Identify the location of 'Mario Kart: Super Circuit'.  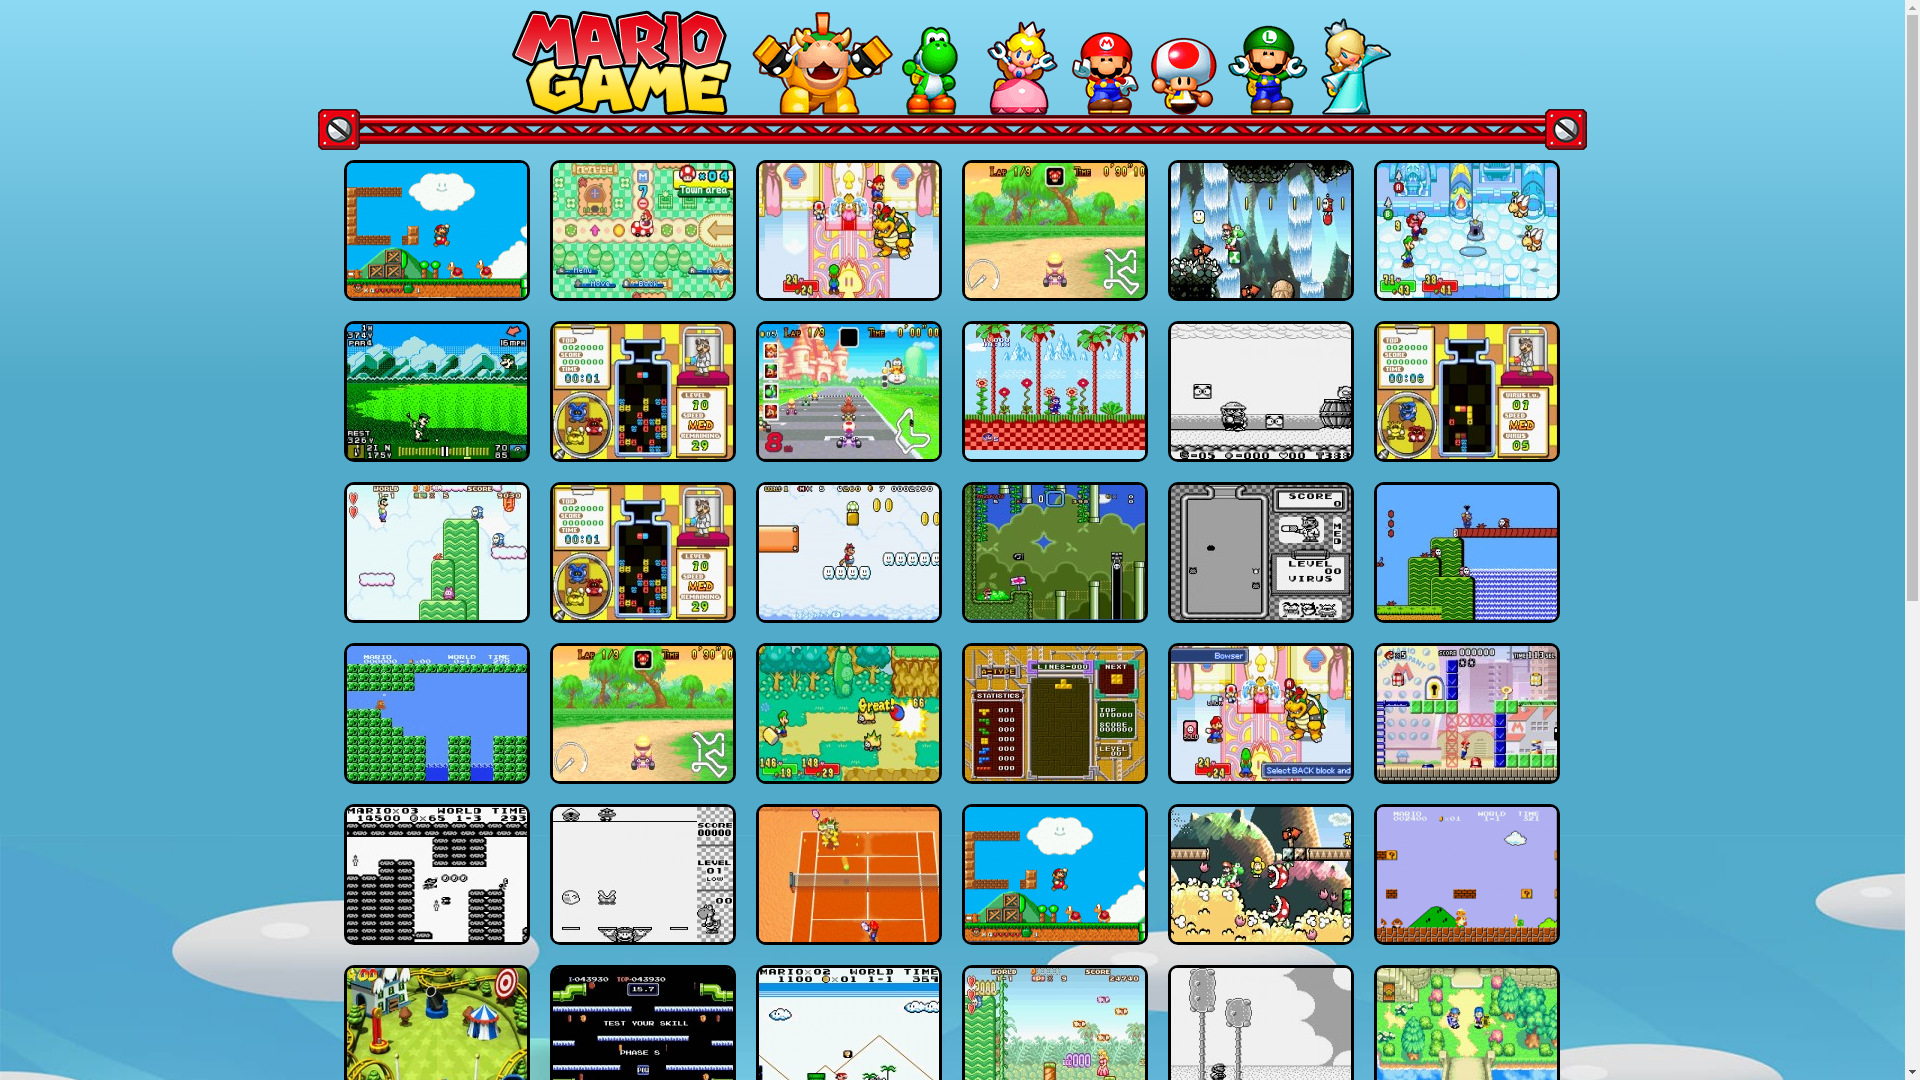
(849, 389).